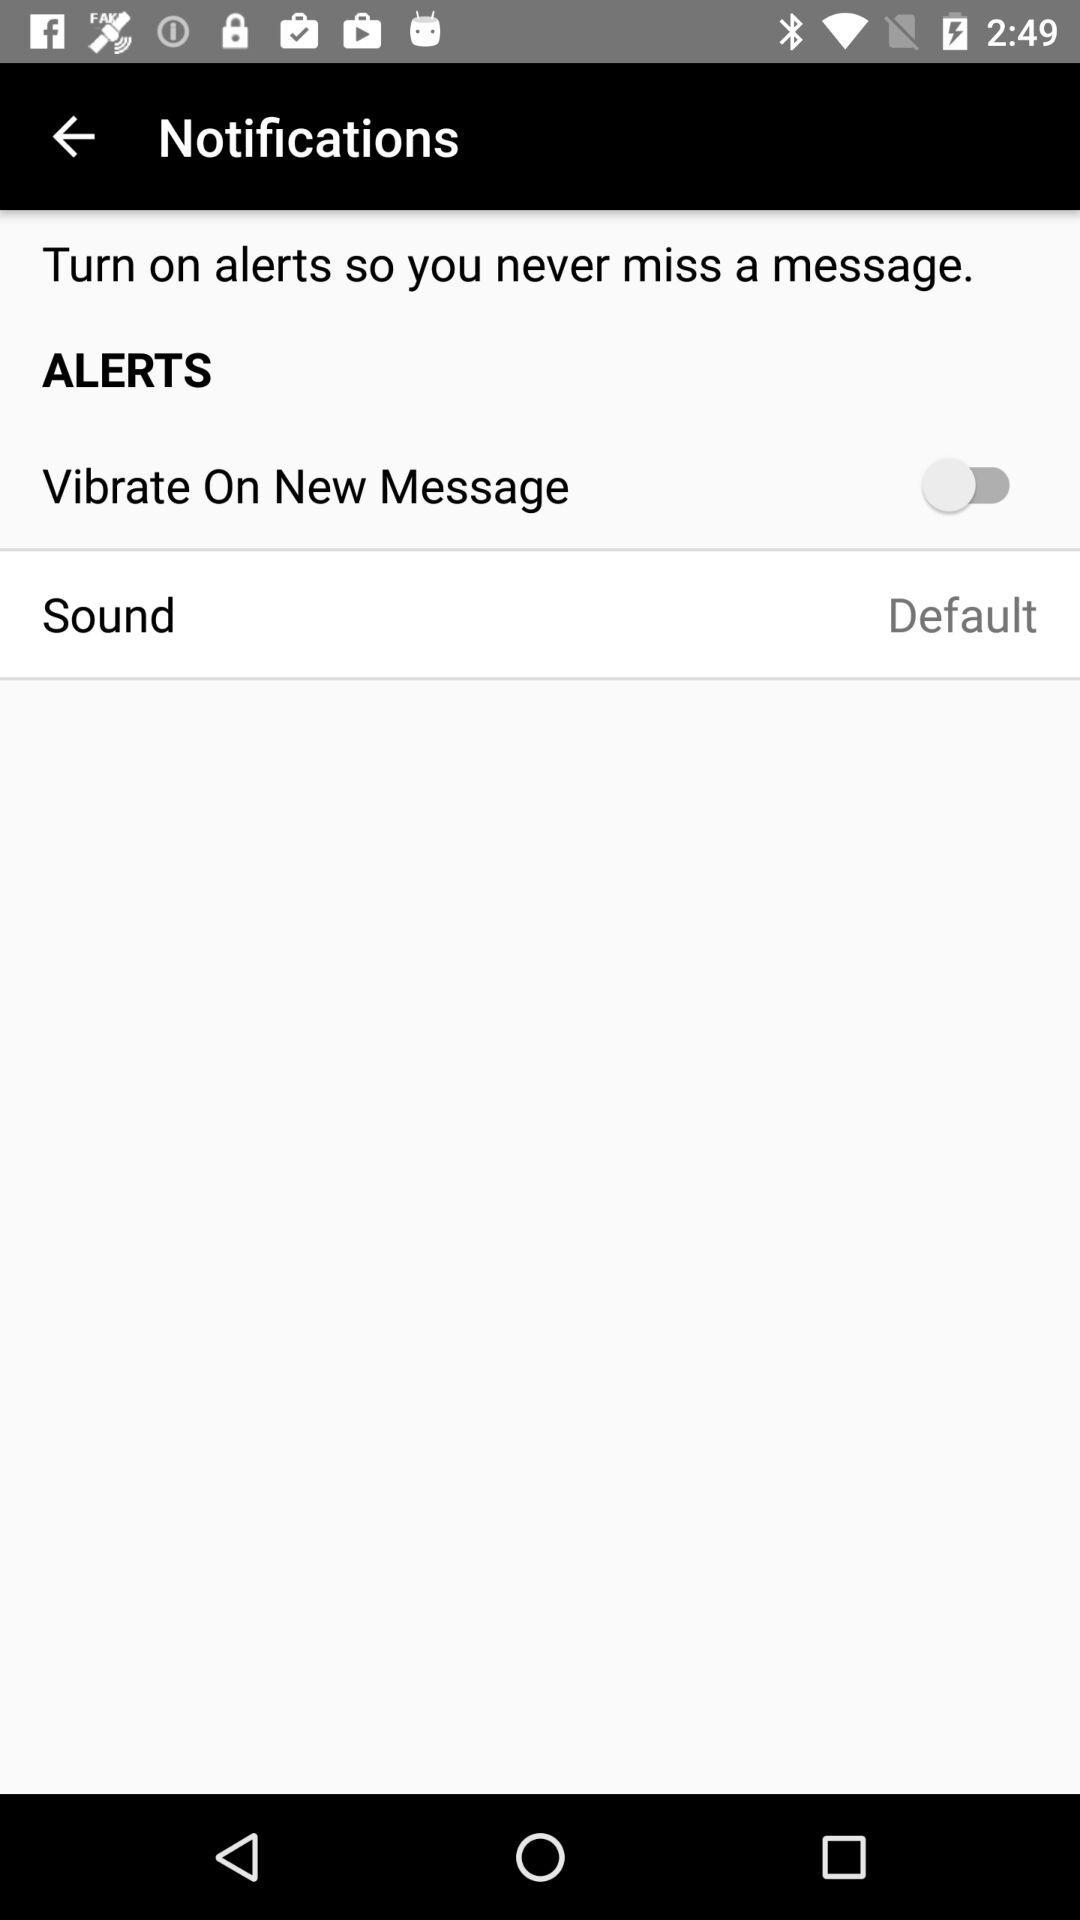 The height and width of the screenshot is (1920, 1080). Describe the element at coordinates (627, 613) in the screenshot. I see `the icon next to the sound icon` at that location.